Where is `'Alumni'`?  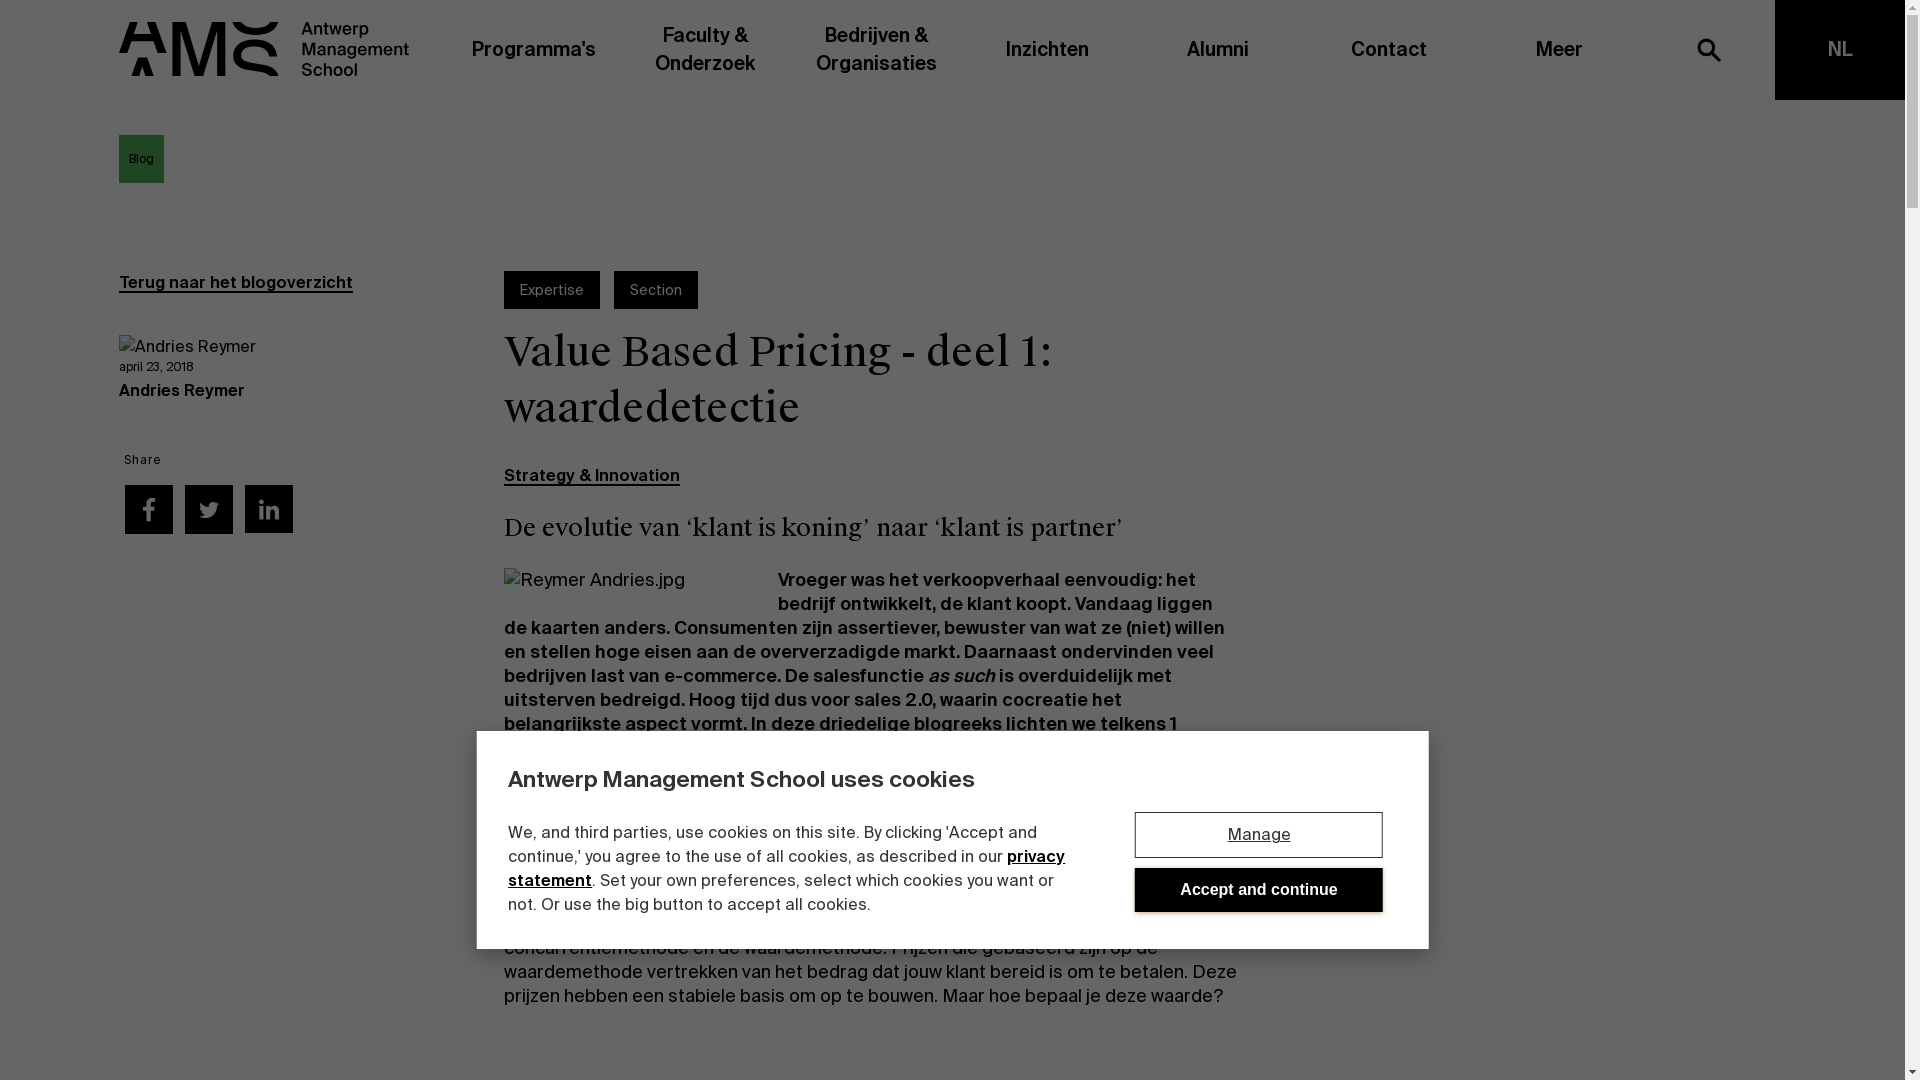
'Alumni' is located at coordinates (1216, 49).